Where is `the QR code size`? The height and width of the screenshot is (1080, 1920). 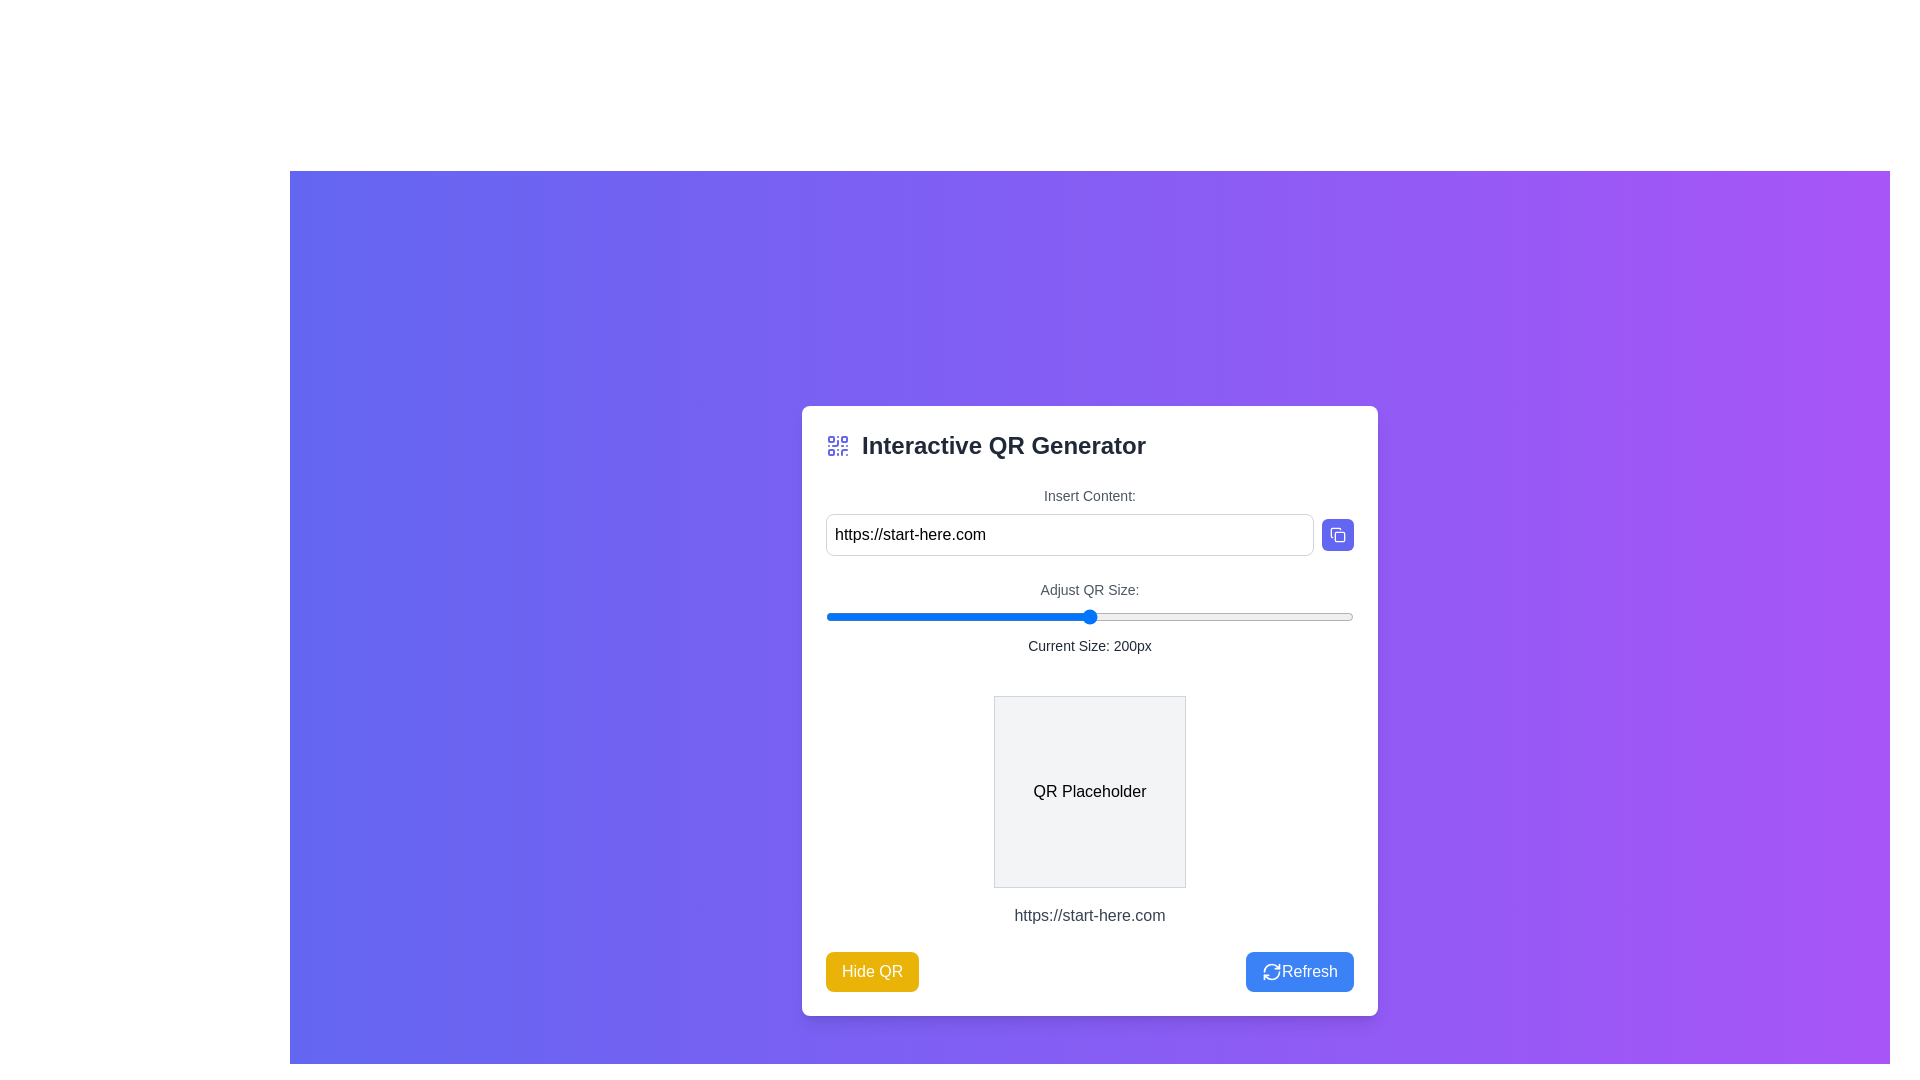
the QR code size is located at coordinates (1332, 616).